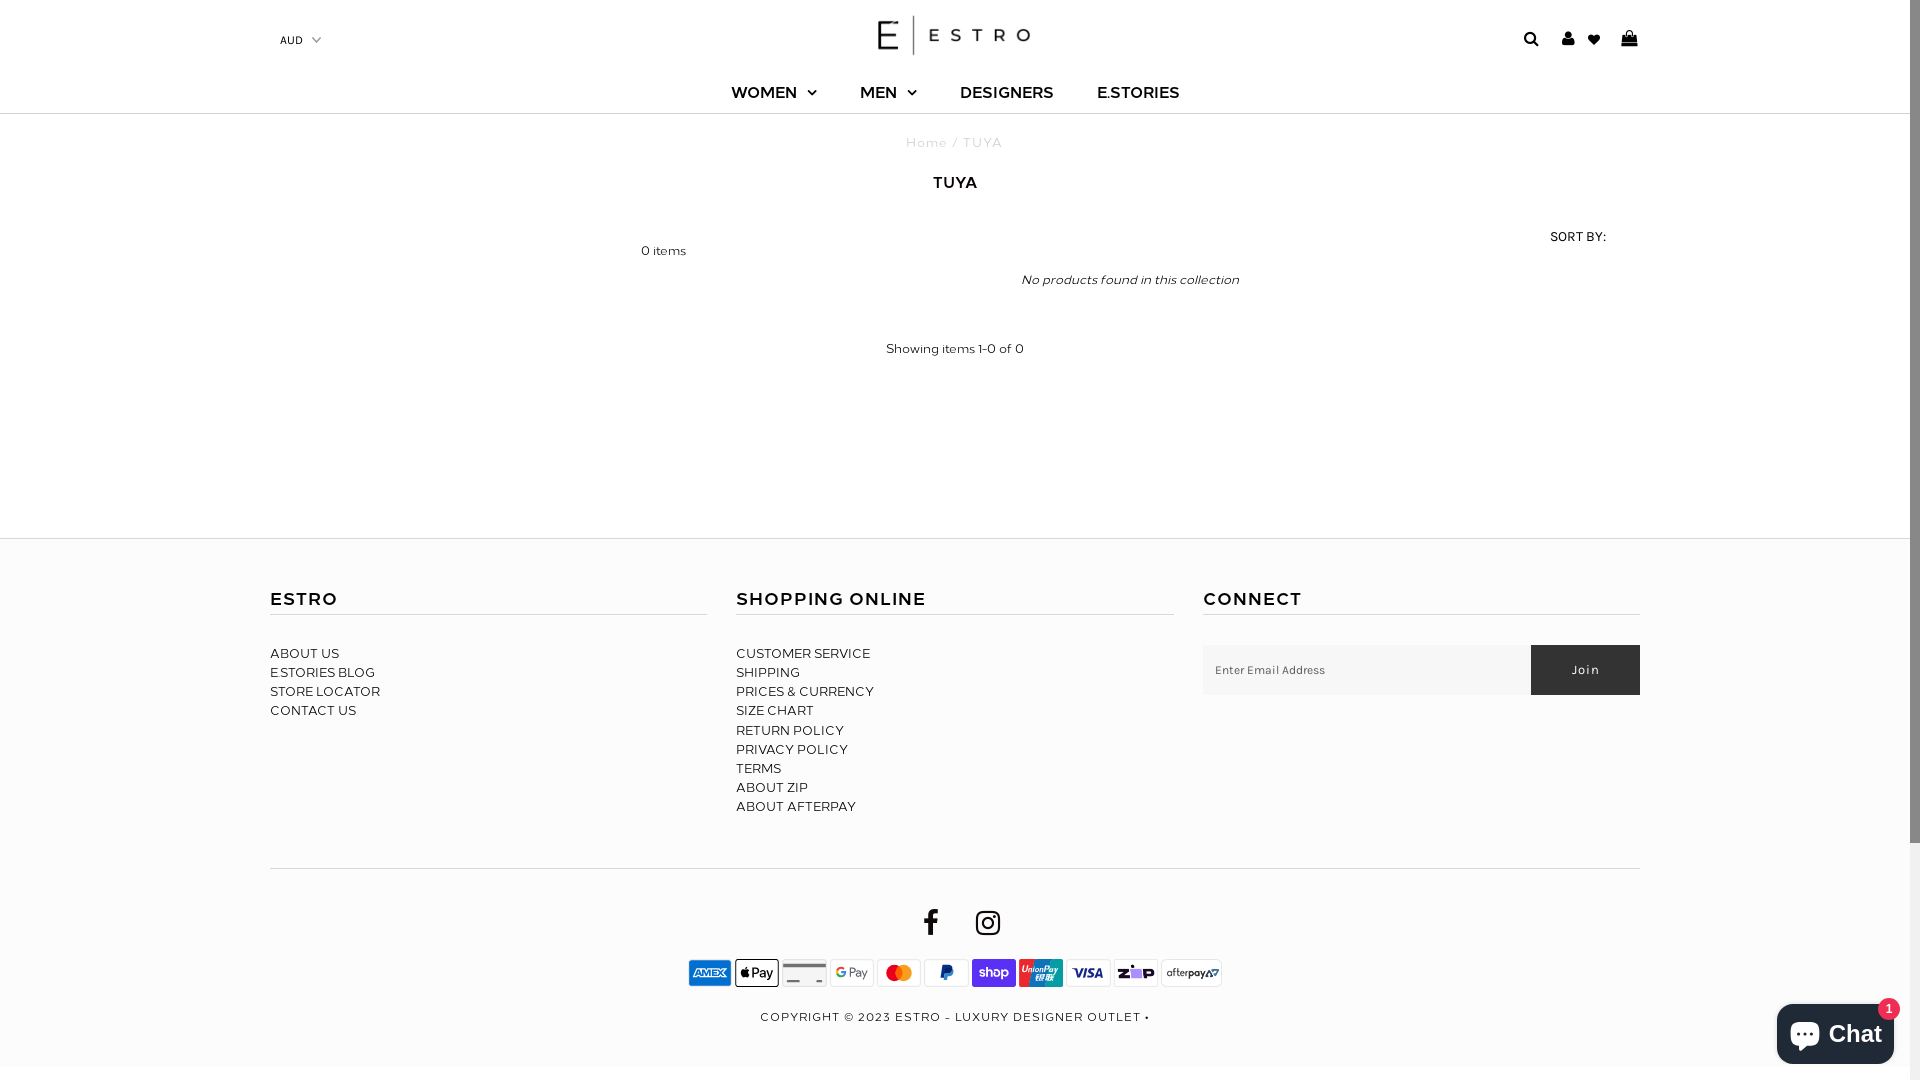 The height and width of the screenshot is (1080, 1920). Describe the element at coordinates (311, 709) in the screenshot. I see `'CONTACT US'` at that location.